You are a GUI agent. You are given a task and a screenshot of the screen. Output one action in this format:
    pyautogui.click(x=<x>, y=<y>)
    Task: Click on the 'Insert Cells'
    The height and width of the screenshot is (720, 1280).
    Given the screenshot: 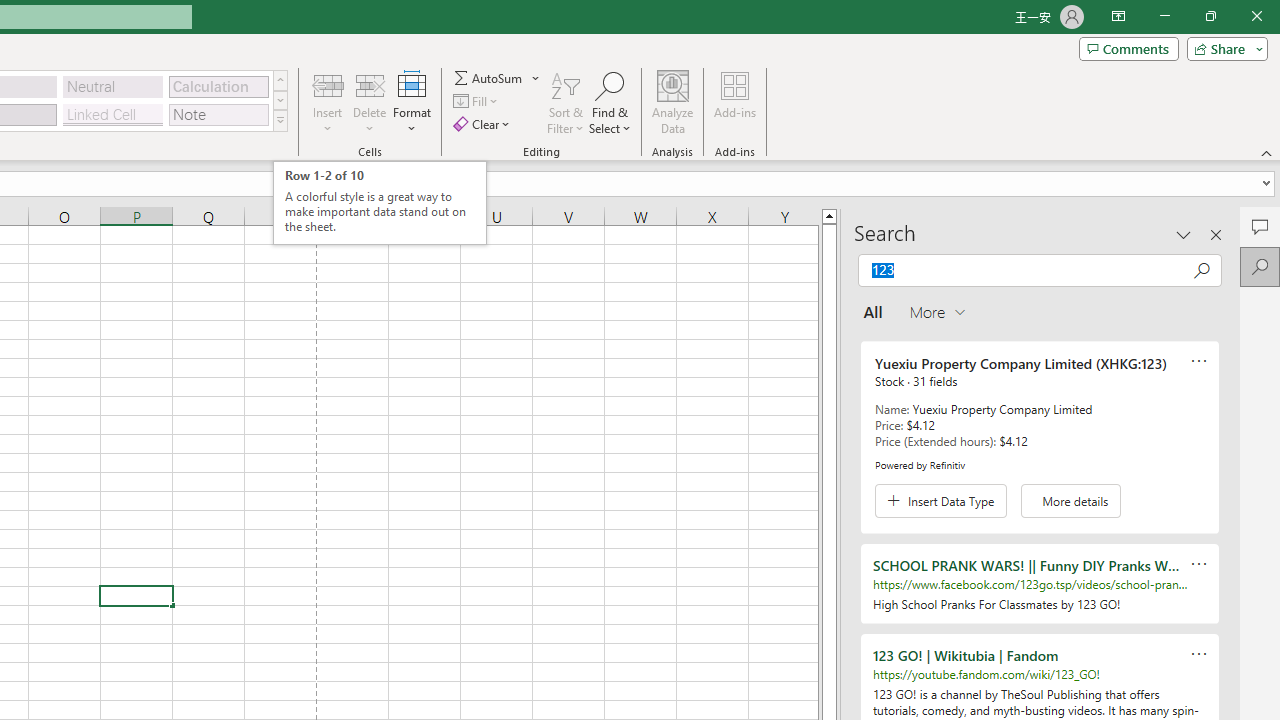 What is the action you would take?
    pyautogui.click(x=328, y=84)
    